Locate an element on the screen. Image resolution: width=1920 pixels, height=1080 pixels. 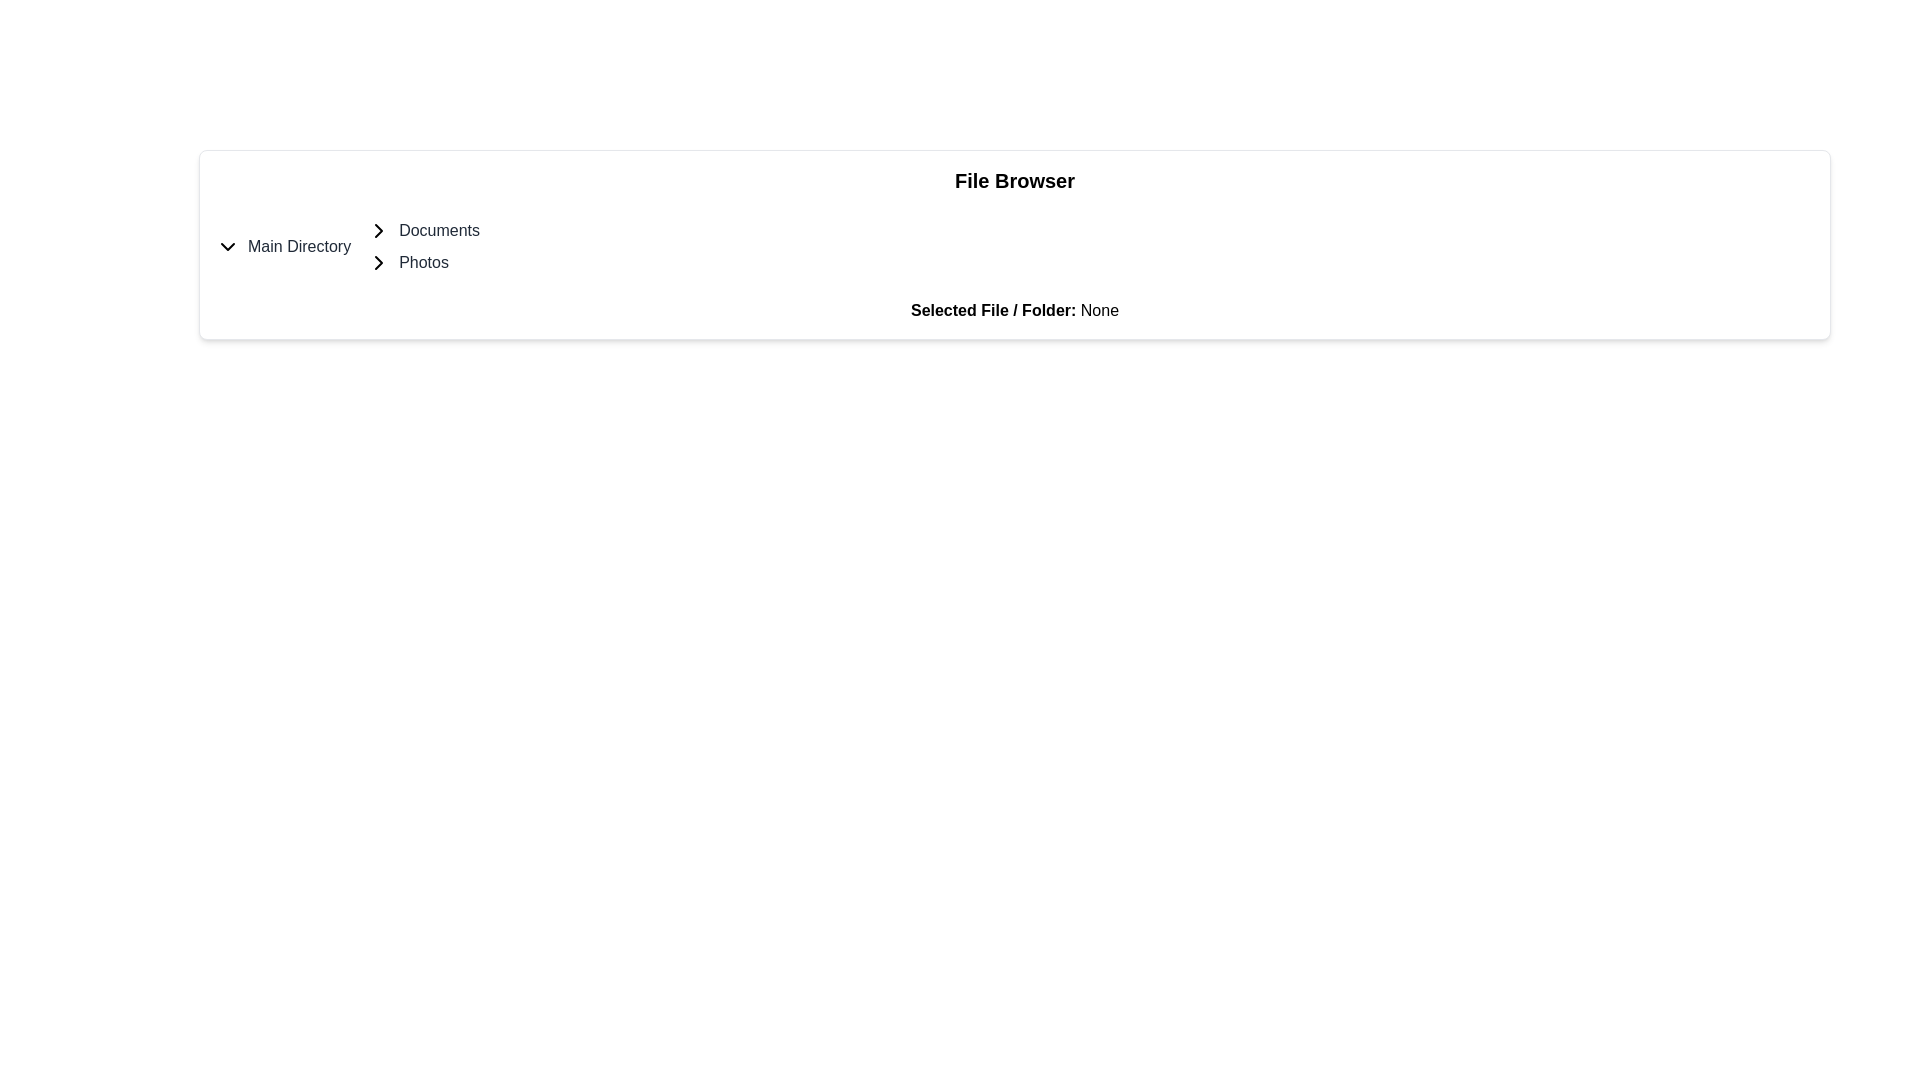
the icon located to the right of the 'Documents' text to indicate its presence is located at coordinates (379, 230).